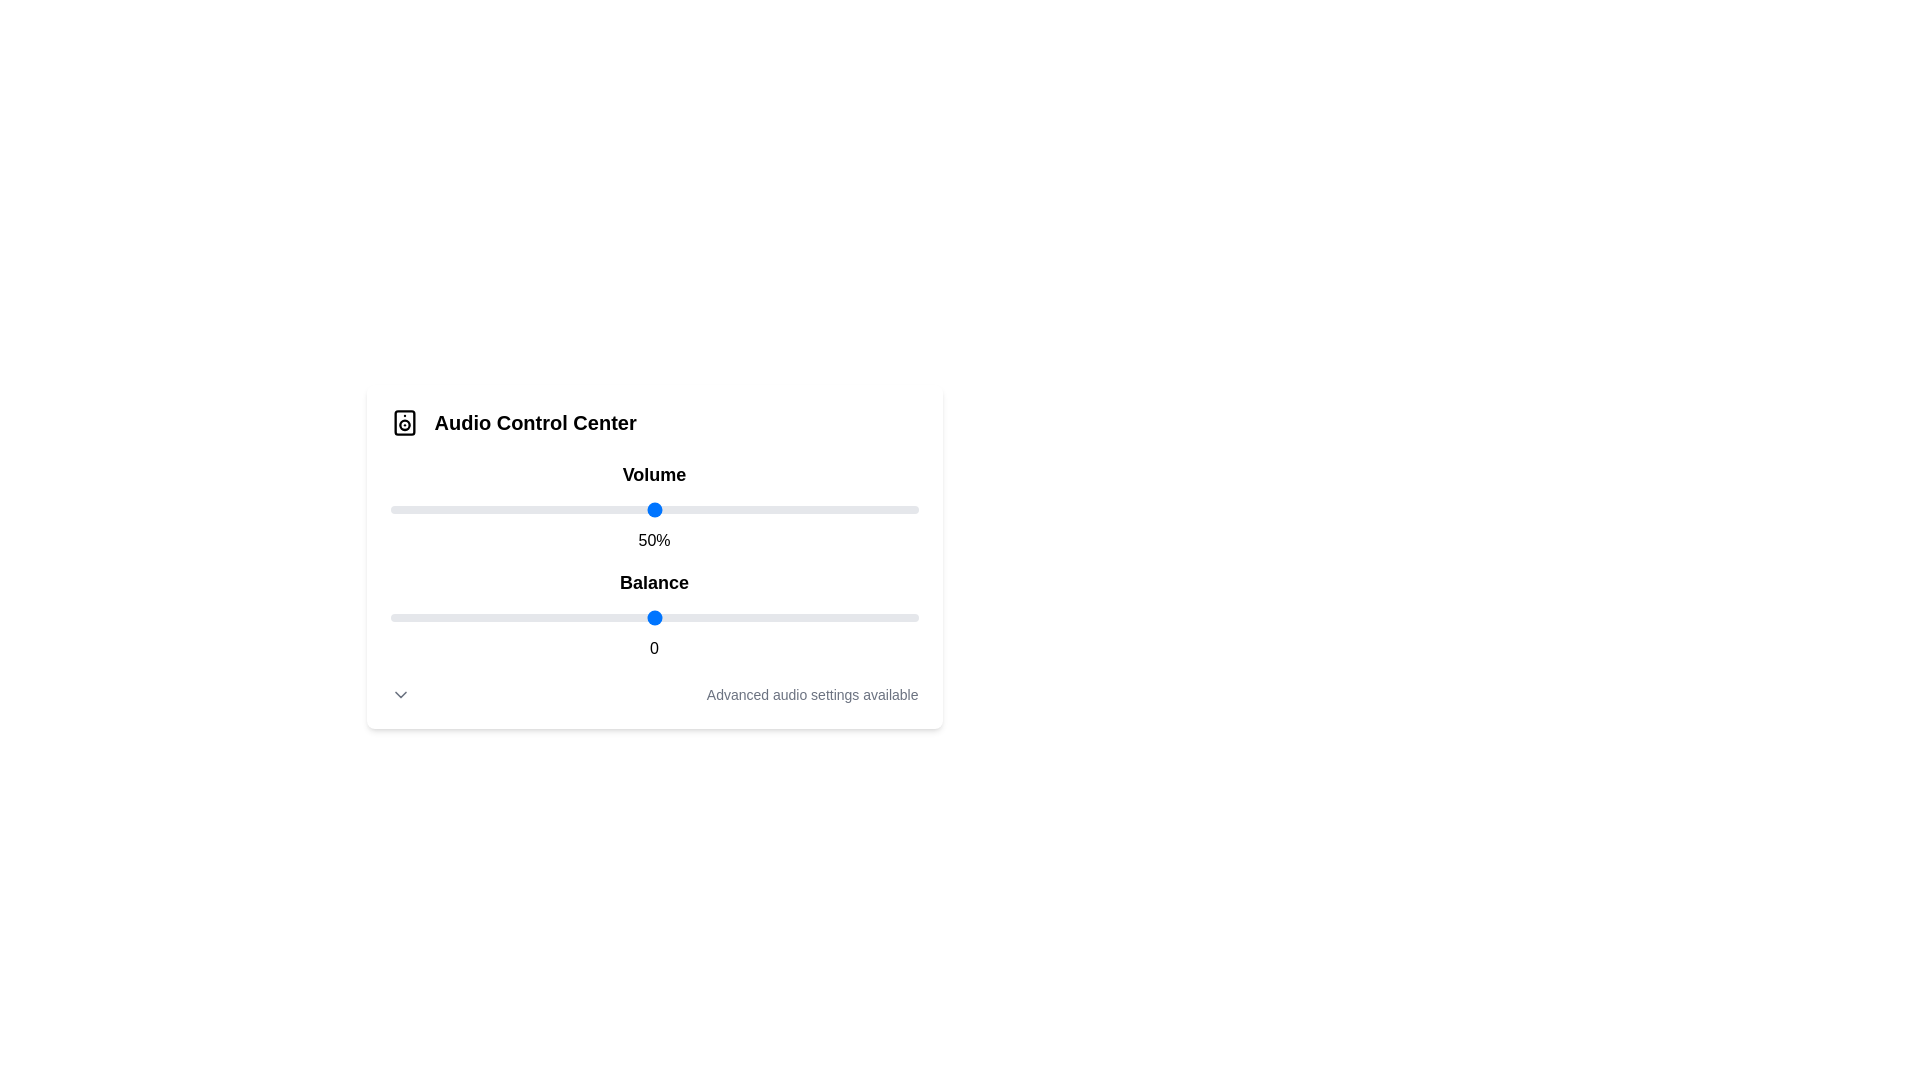  Describe the element at coordinates (912, 508) in the screenshot. I see `the volume slider to 99%` at that location.